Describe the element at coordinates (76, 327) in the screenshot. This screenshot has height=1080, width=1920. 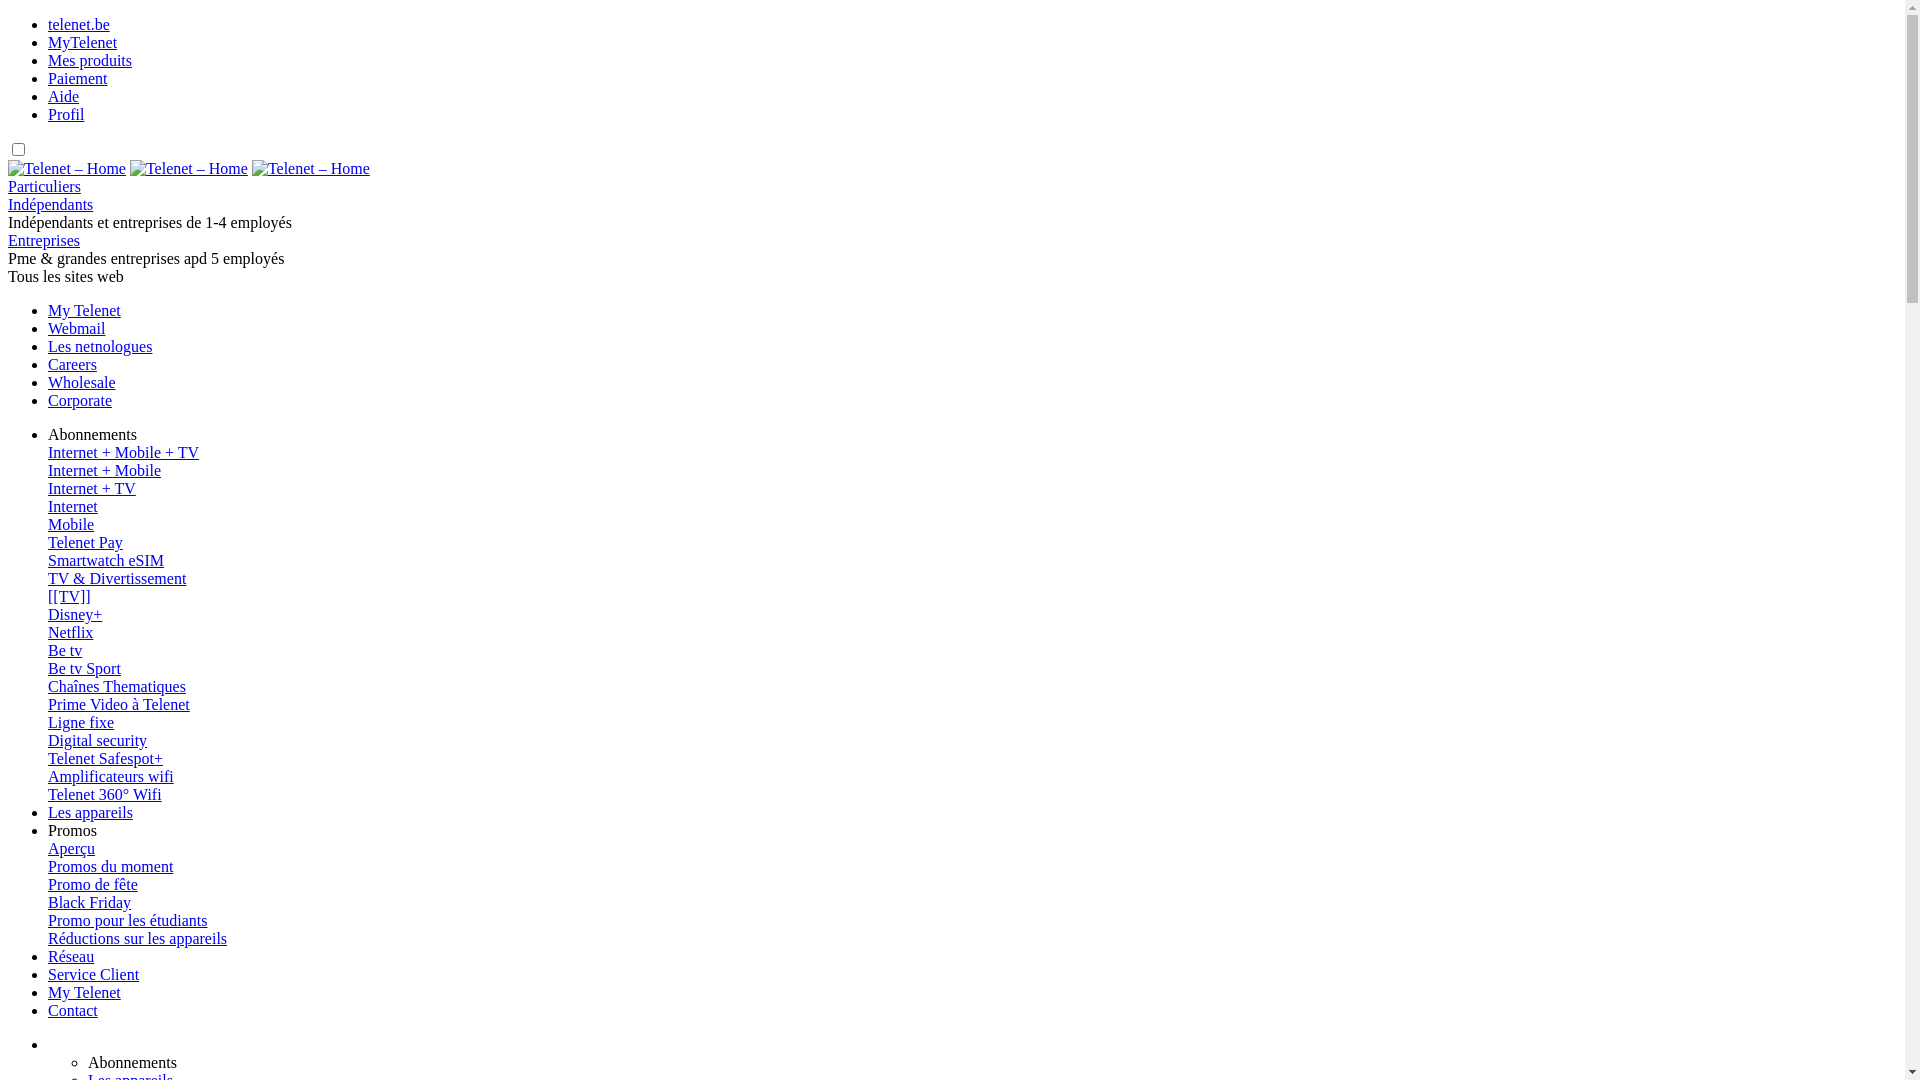
I see `'Webmail'` at that location.